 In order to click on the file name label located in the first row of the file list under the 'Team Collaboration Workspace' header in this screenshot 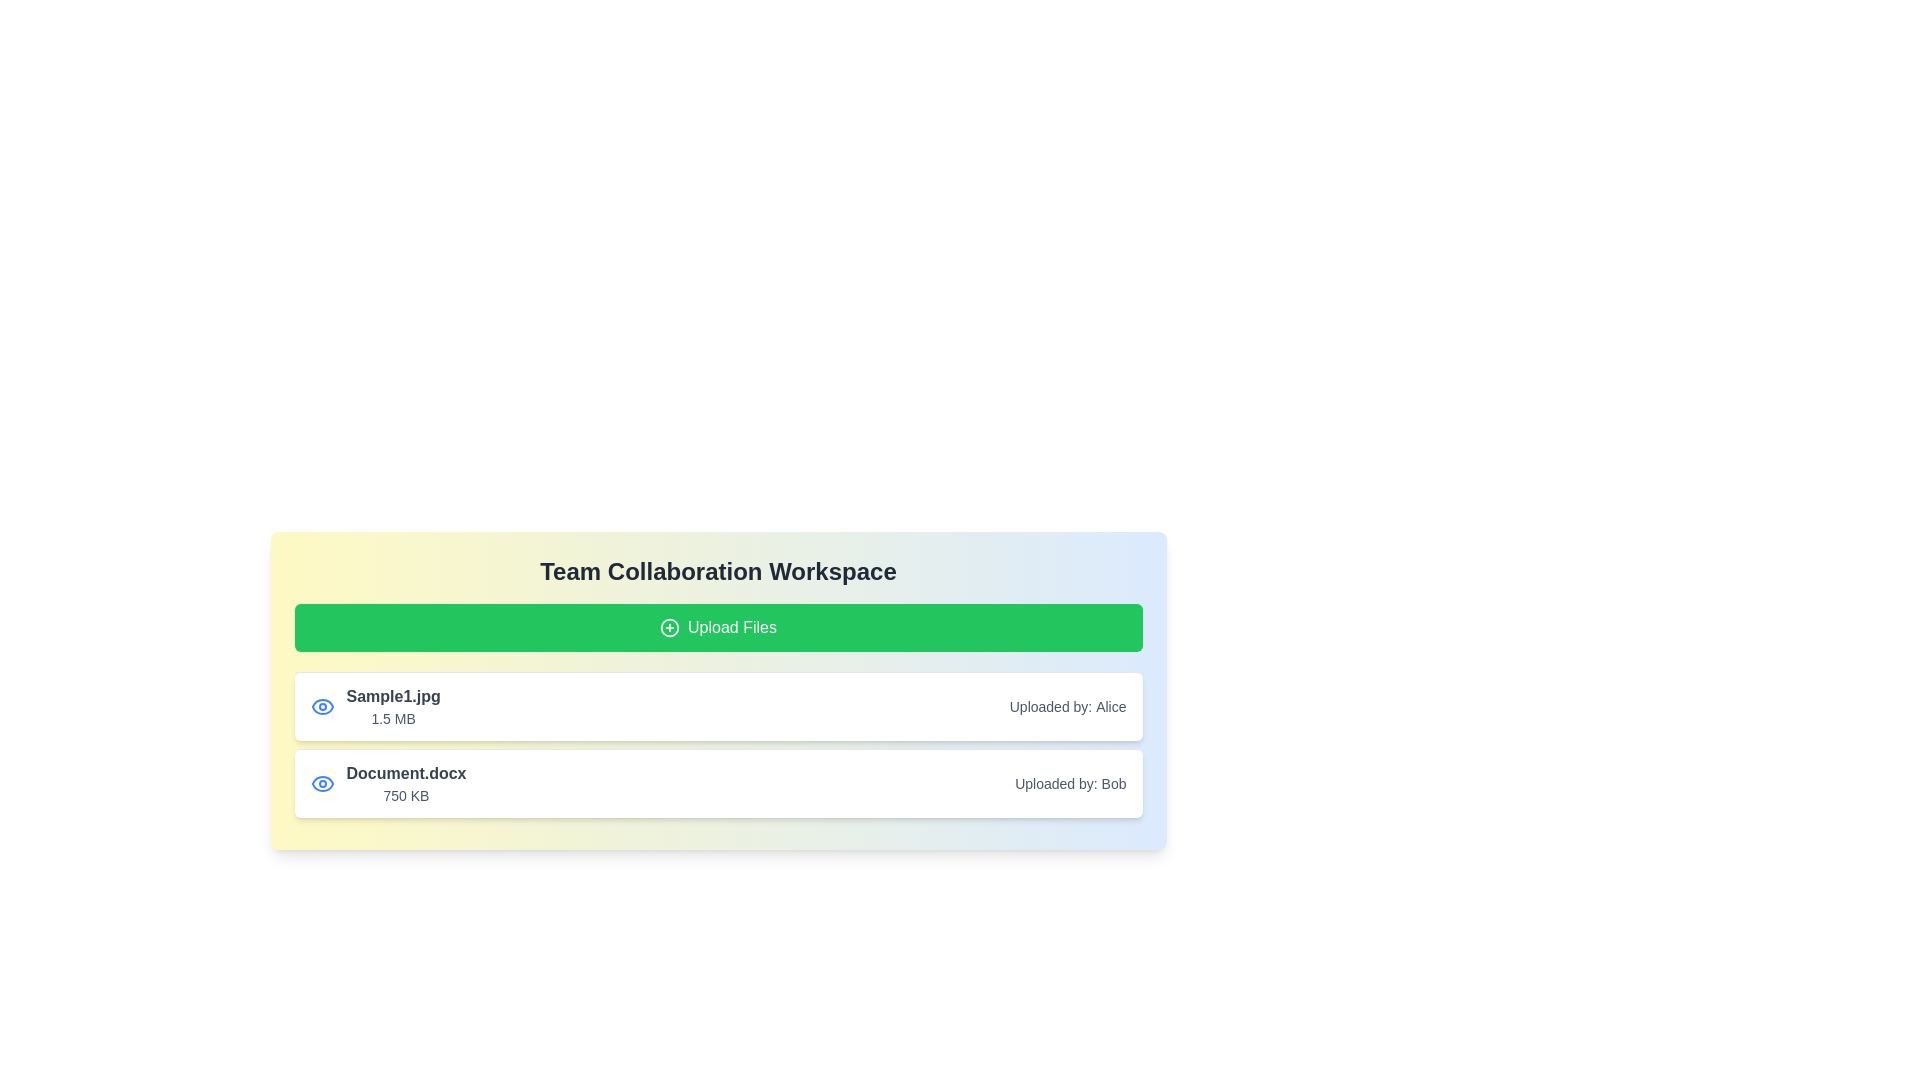, I will do `click(393, 705)`.